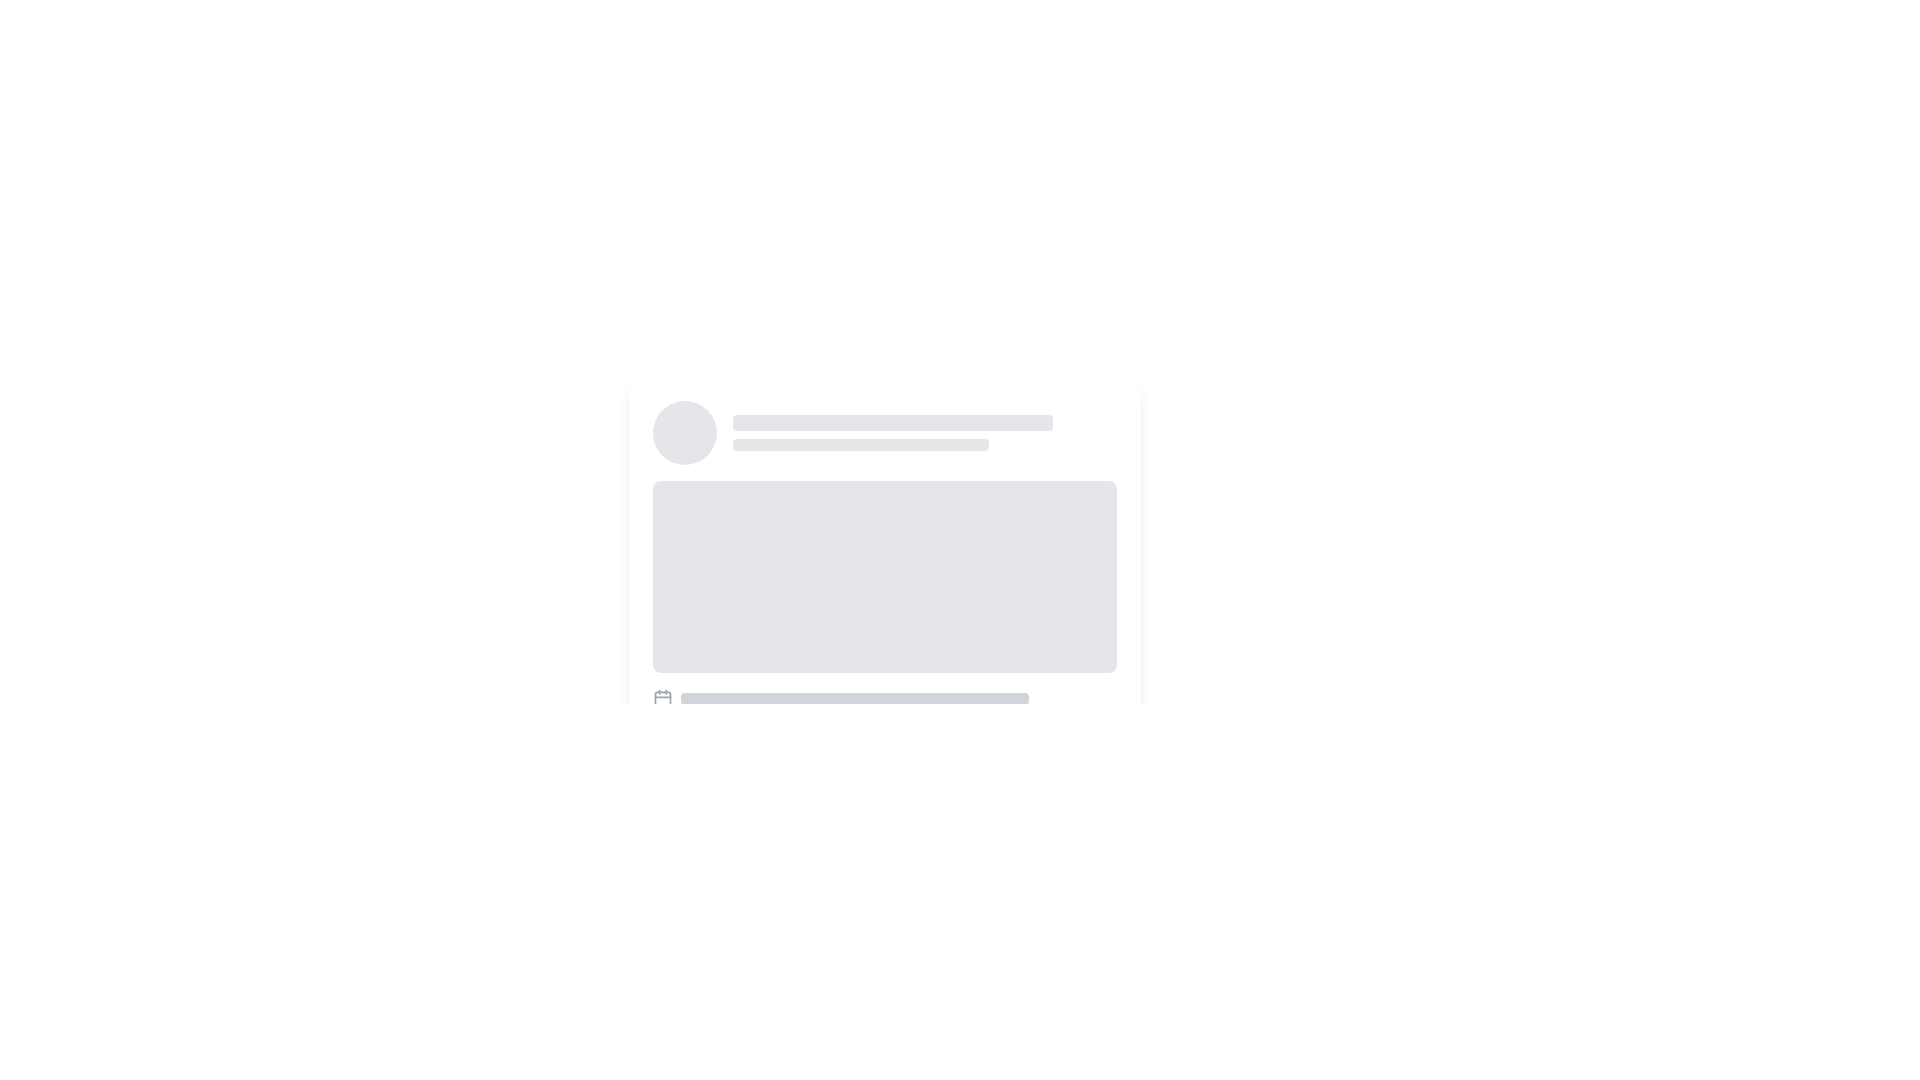 The height and width of the screenshot is (1080, 1920). I want to click on the calendar icon in the Icon and progress placeholder component to receive more information, so click(883, 697).